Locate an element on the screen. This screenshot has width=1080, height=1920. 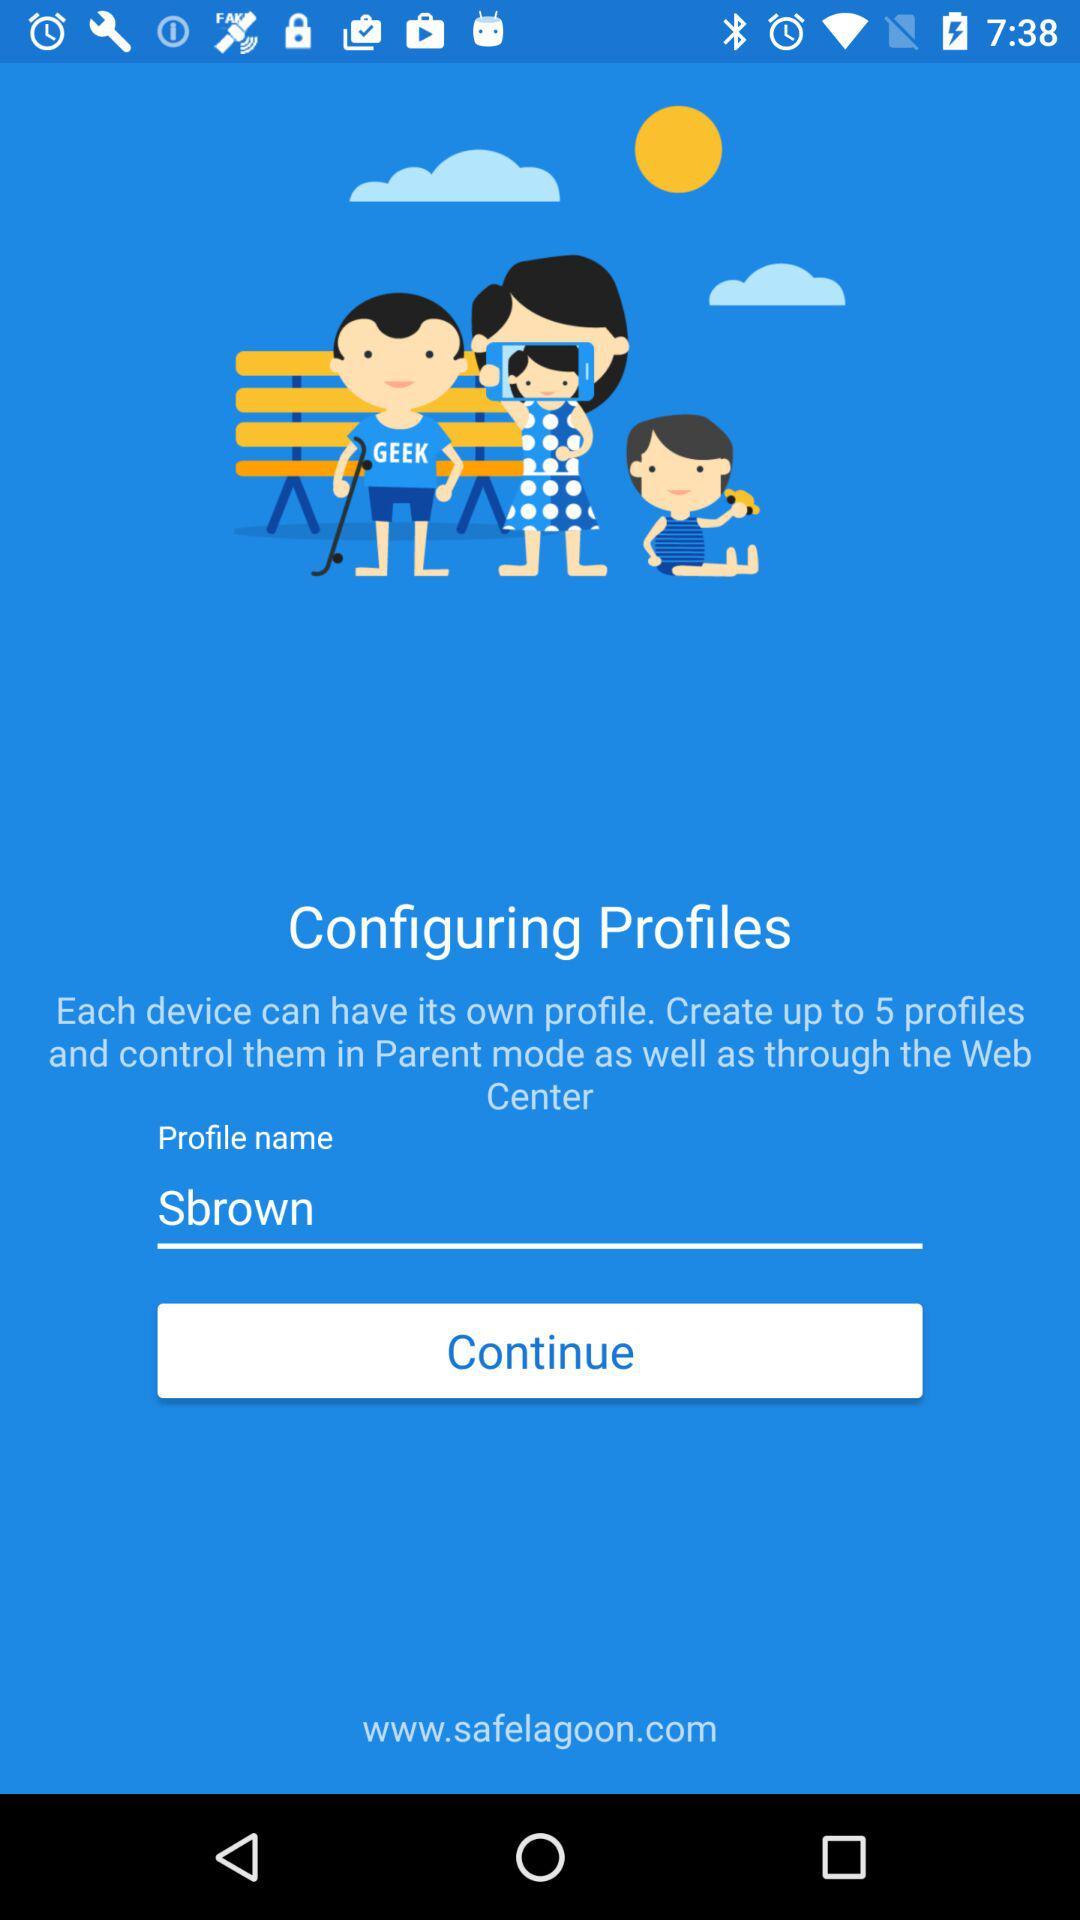
the icon below the sbrown icon is located at coordinates (540, 1350).